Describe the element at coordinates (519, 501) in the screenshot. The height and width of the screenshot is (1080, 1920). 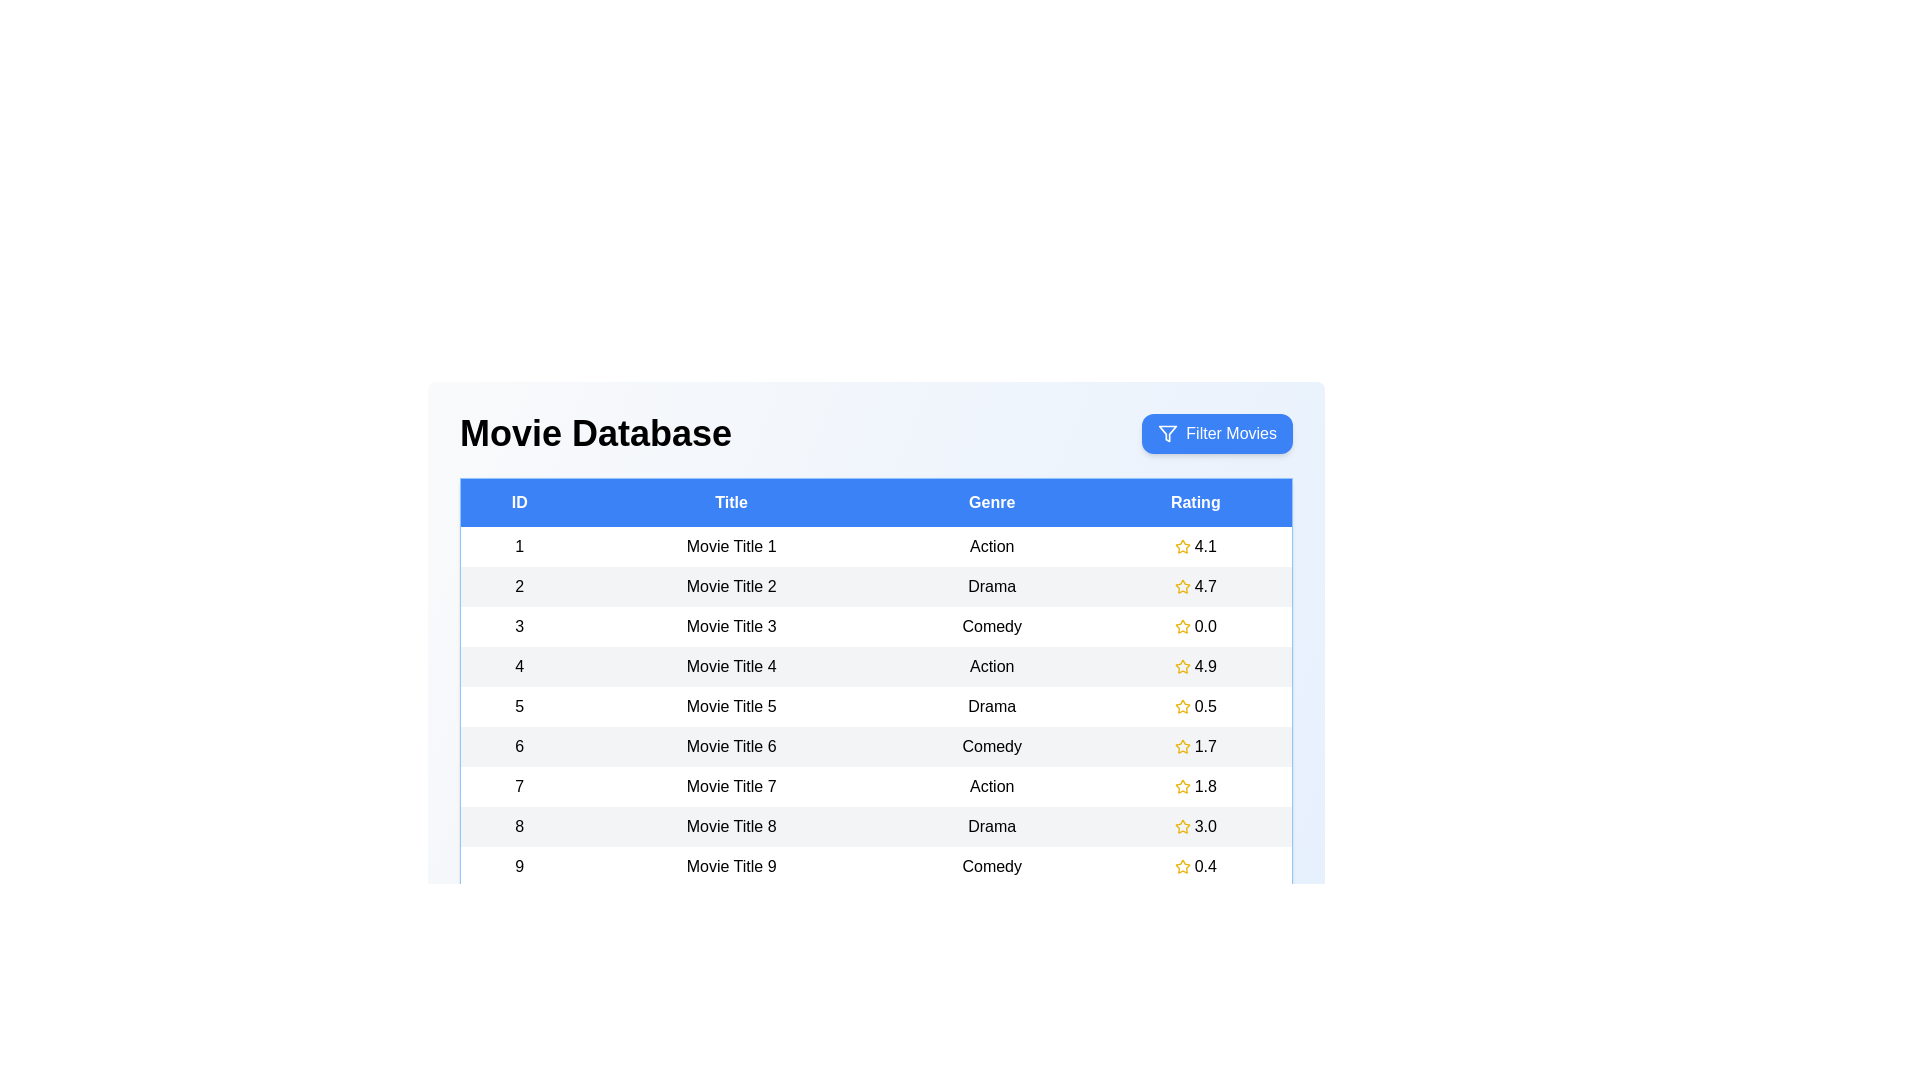
I see `the column header to sort the table by ID` at that location.